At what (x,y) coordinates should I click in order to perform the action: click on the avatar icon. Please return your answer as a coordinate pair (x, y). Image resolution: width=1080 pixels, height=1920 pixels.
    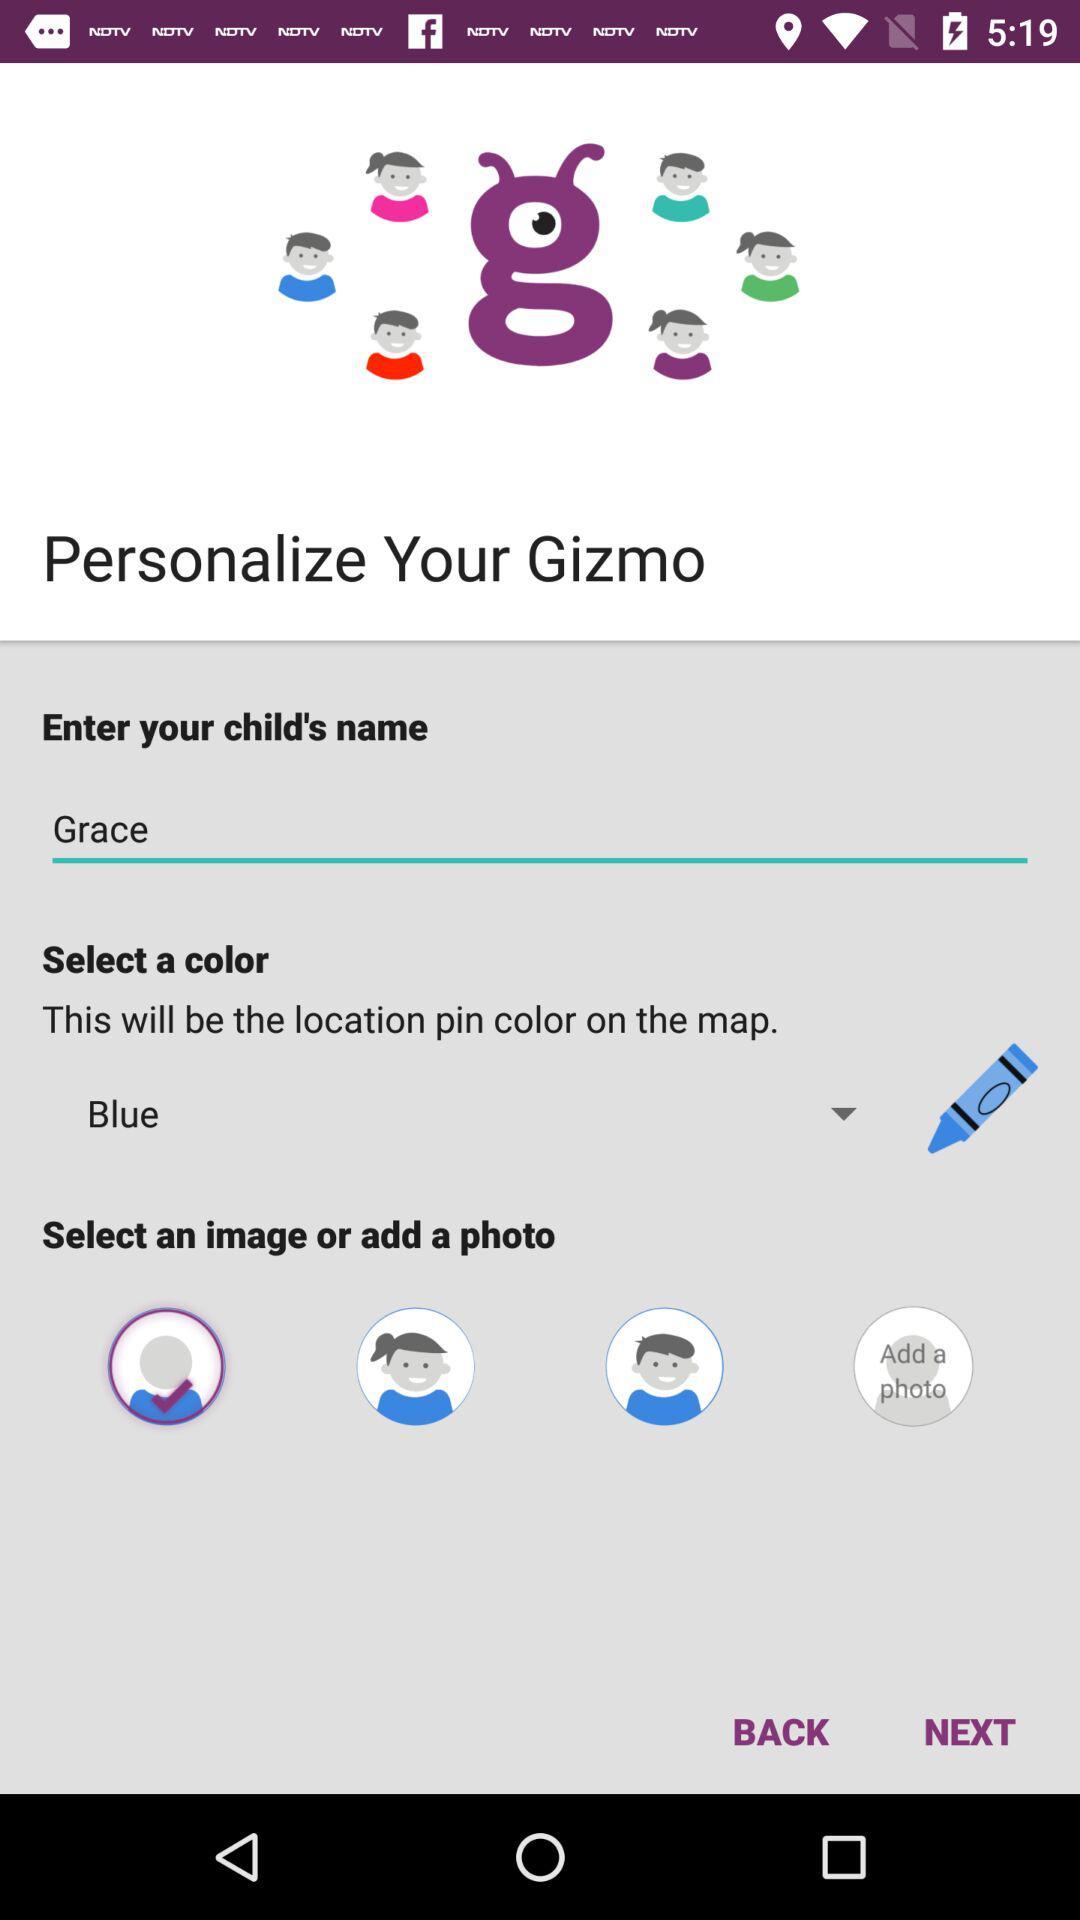
    Looking at the image, I should click on (414, 1365).